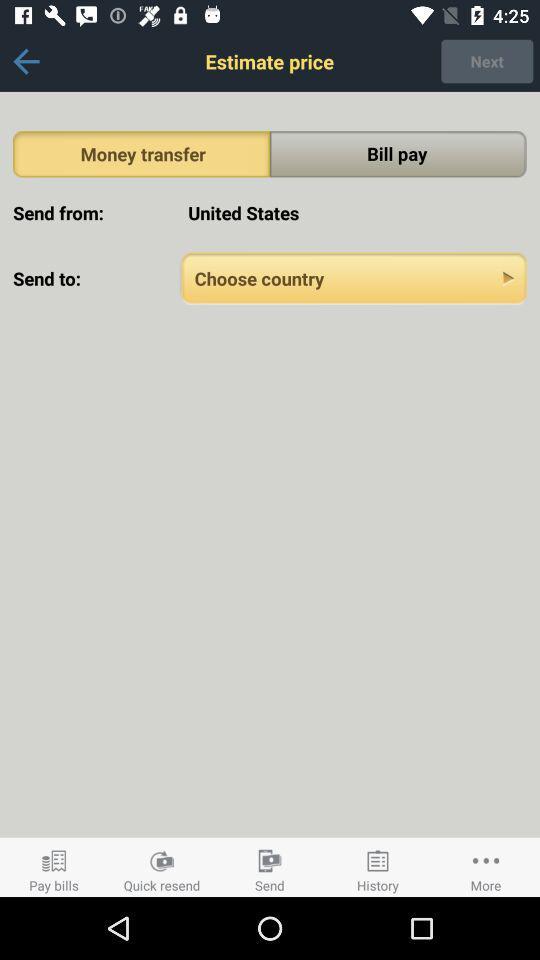 The height and width of the screenshot is (960, 540). What do you see at coordinates (25, 61) in the screenshot?
I see `the item above the money transfer item` at bounding box center [25, 61].